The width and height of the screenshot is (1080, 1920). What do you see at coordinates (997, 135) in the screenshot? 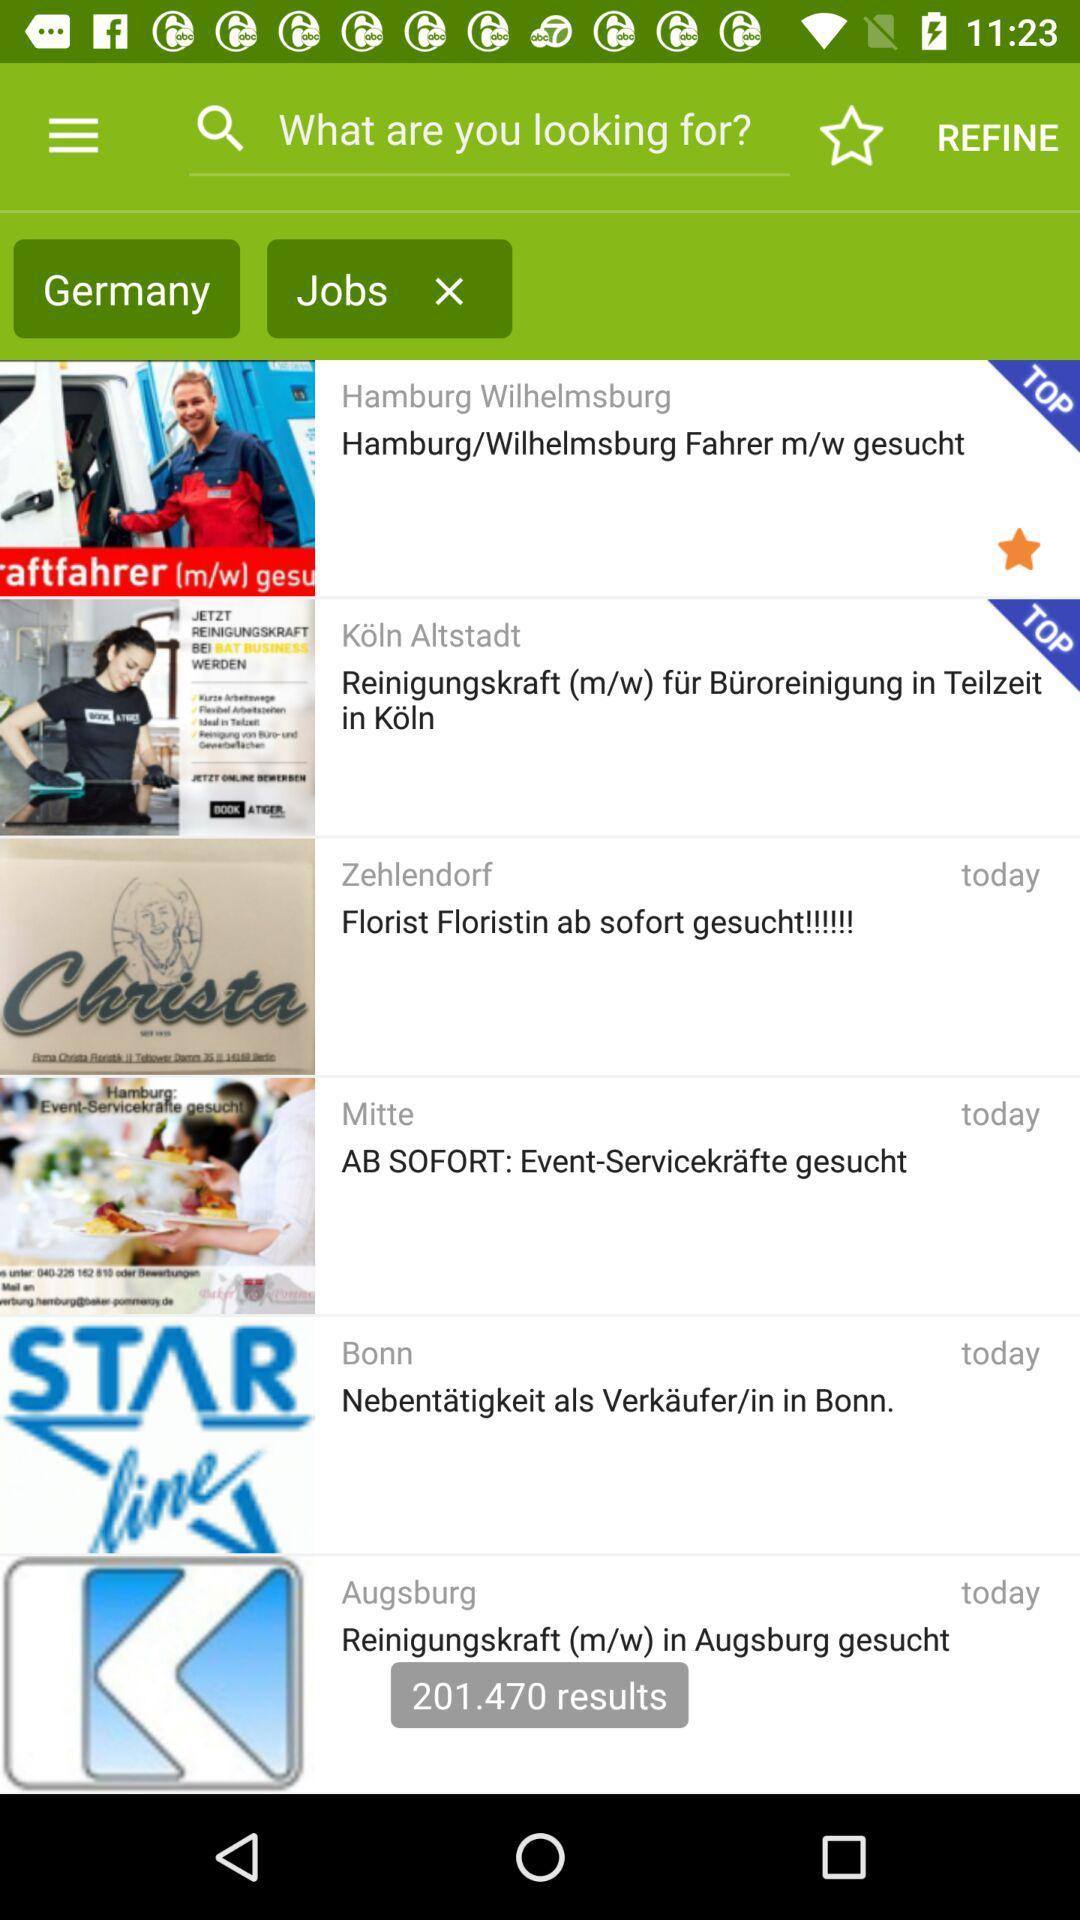
I see `the refine item` at bounding box center [997, 135].